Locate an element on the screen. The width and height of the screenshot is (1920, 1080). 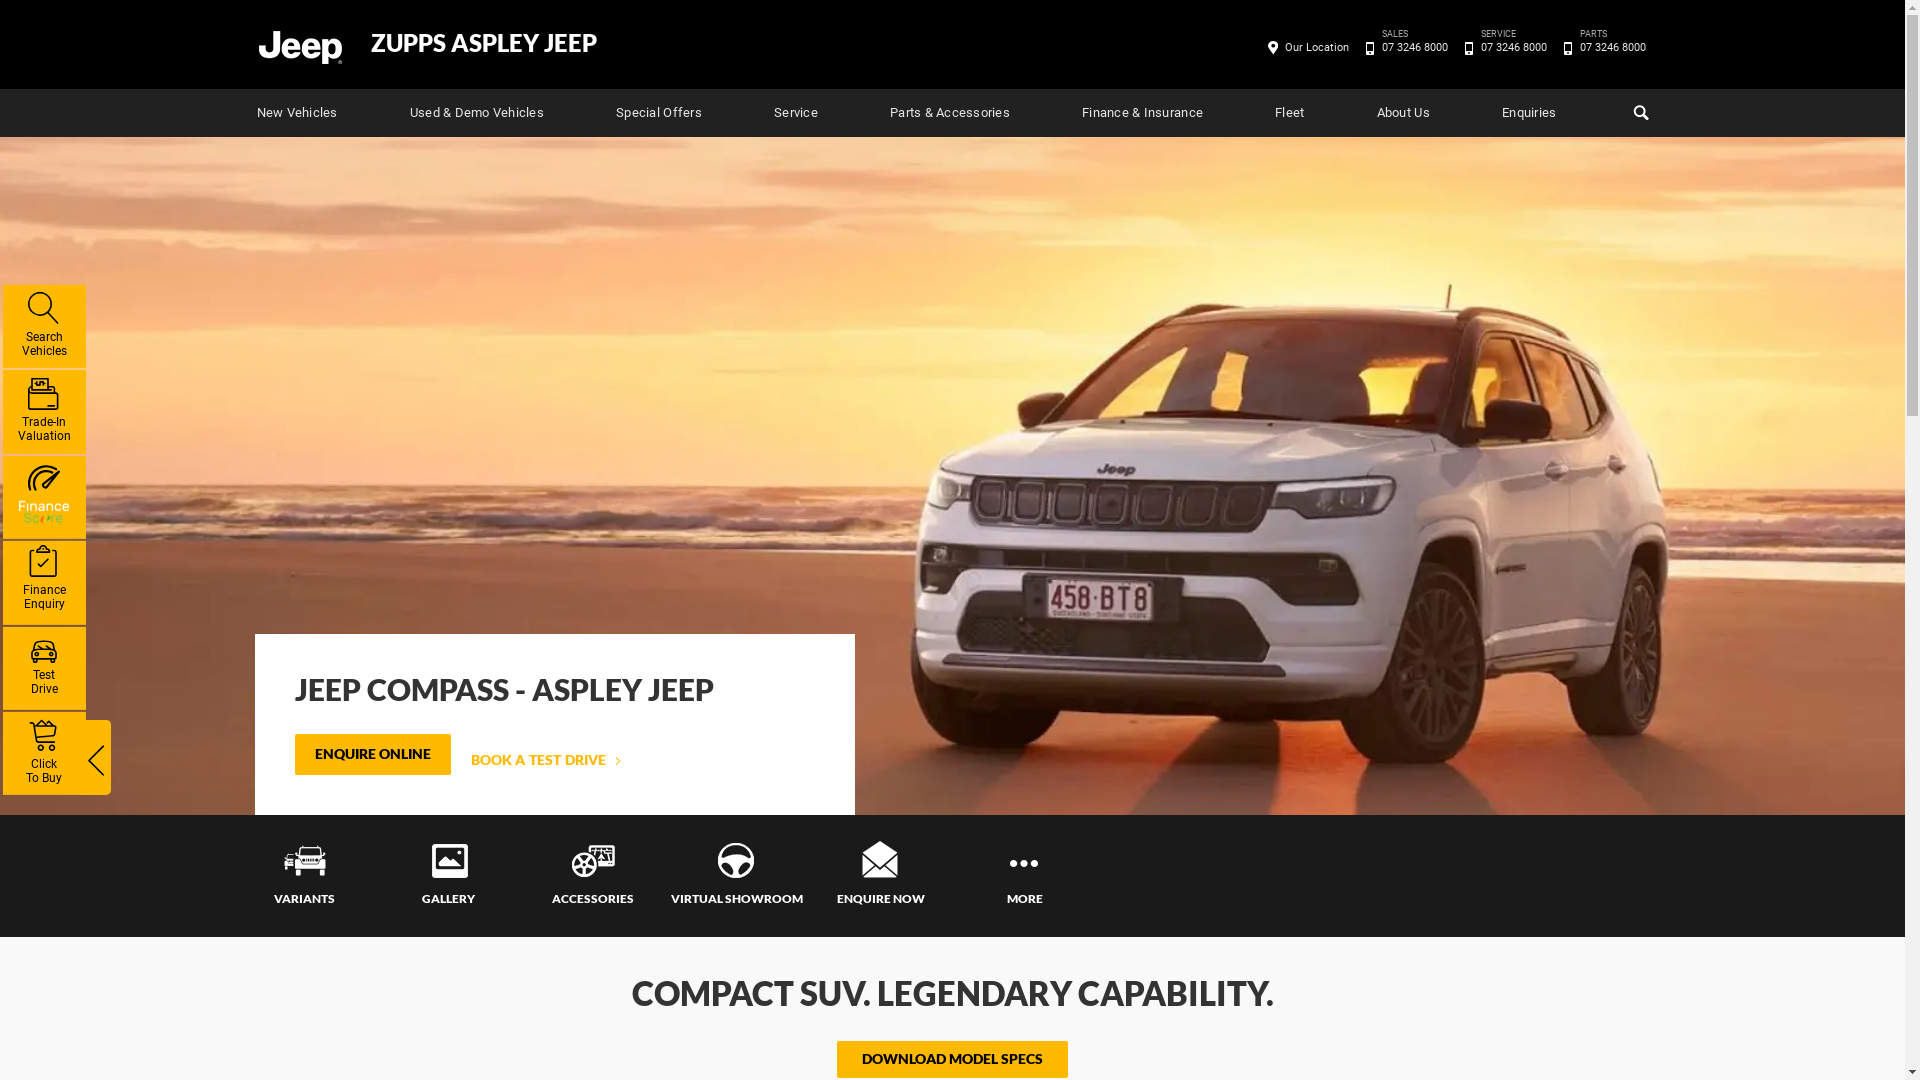
'ACCESSORIES' is located at coordinates (519, 874).